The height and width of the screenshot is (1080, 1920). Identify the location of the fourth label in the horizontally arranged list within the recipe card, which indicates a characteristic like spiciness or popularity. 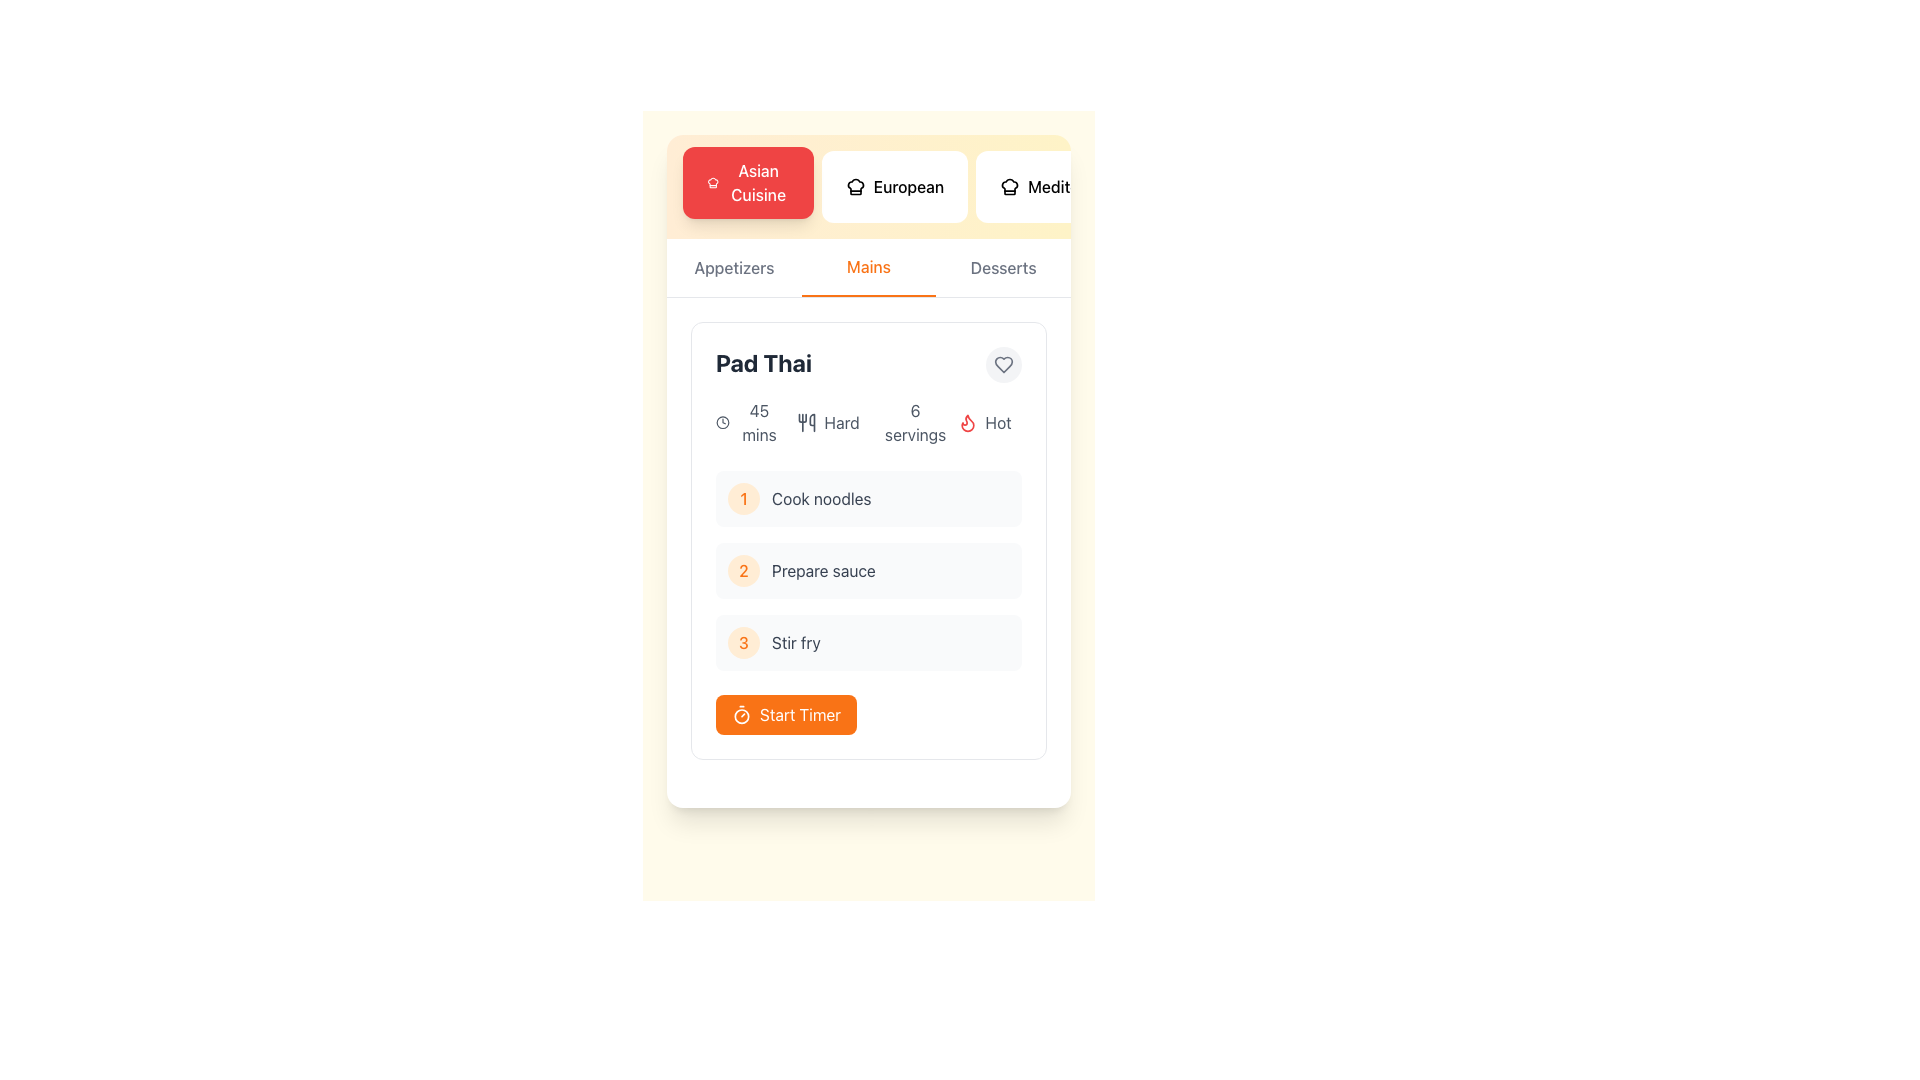
(989, 422).